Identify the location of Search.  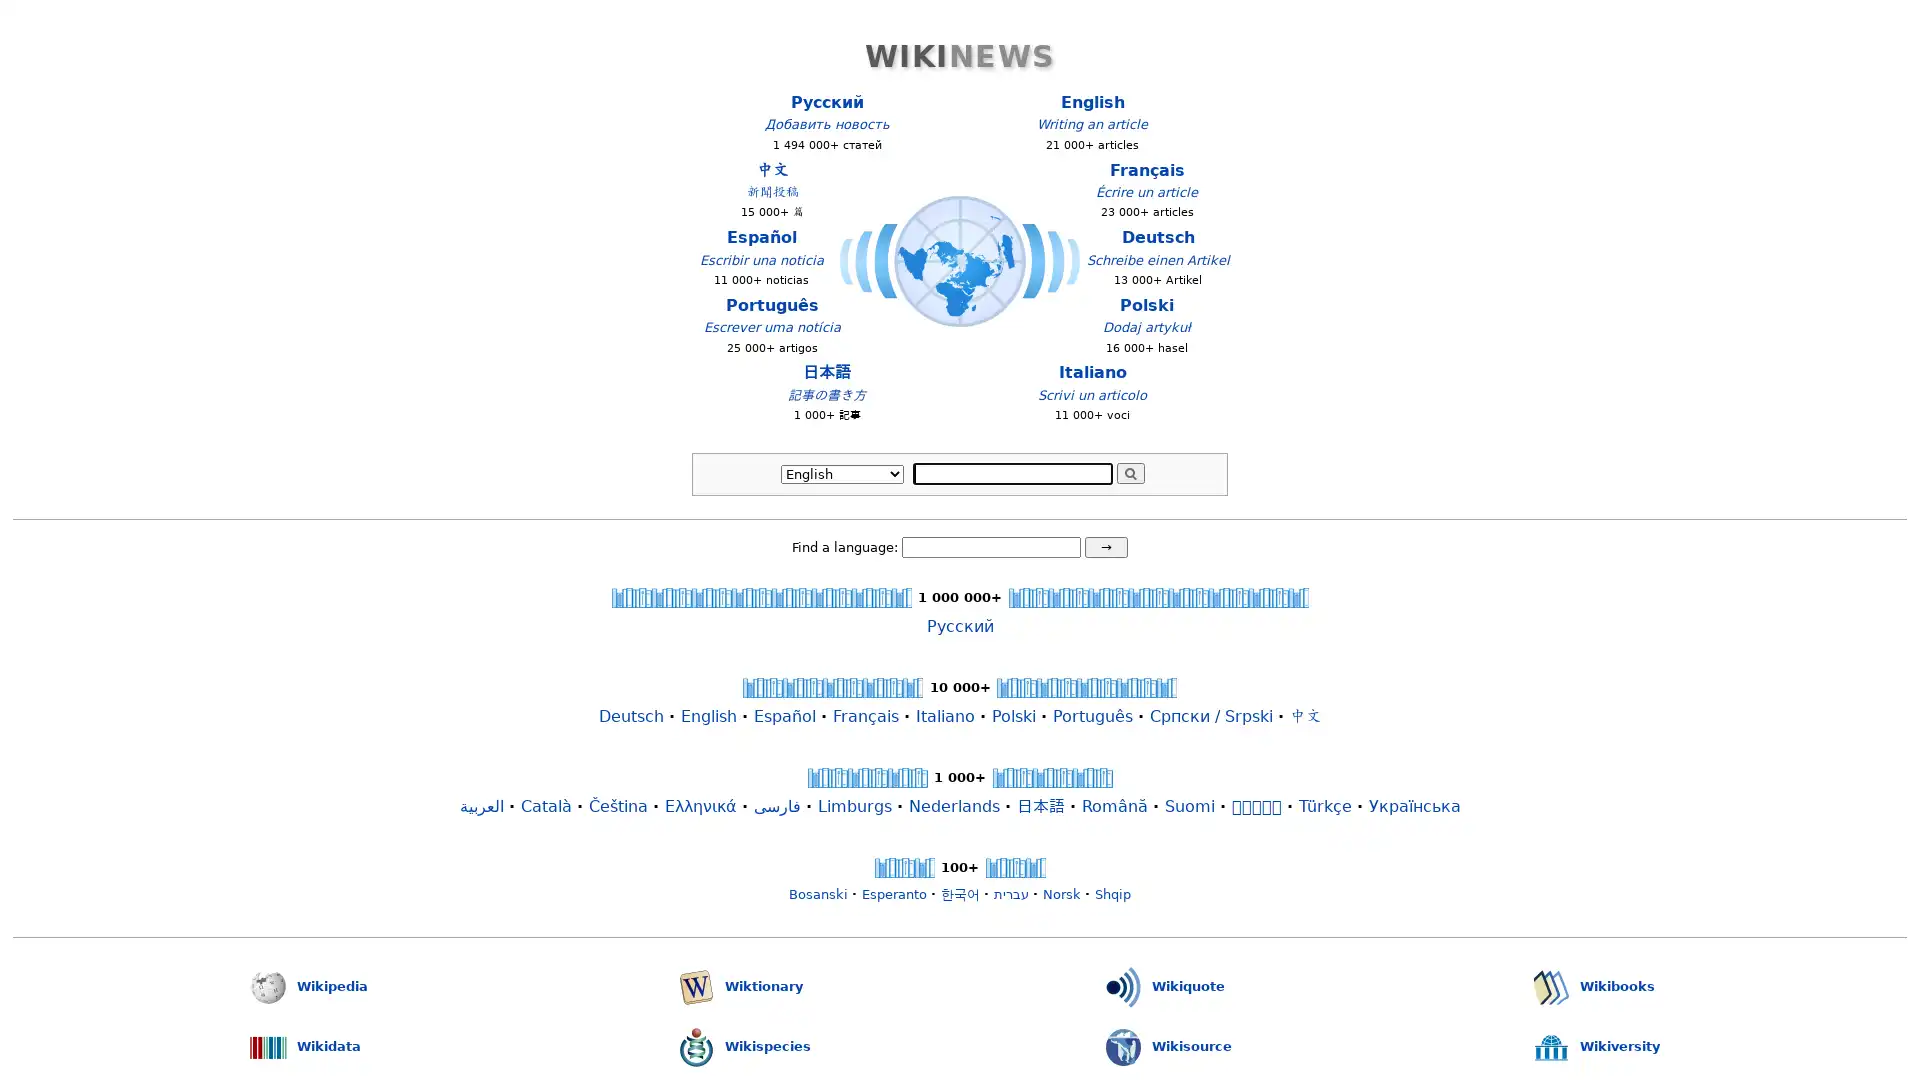
(1129, 473).